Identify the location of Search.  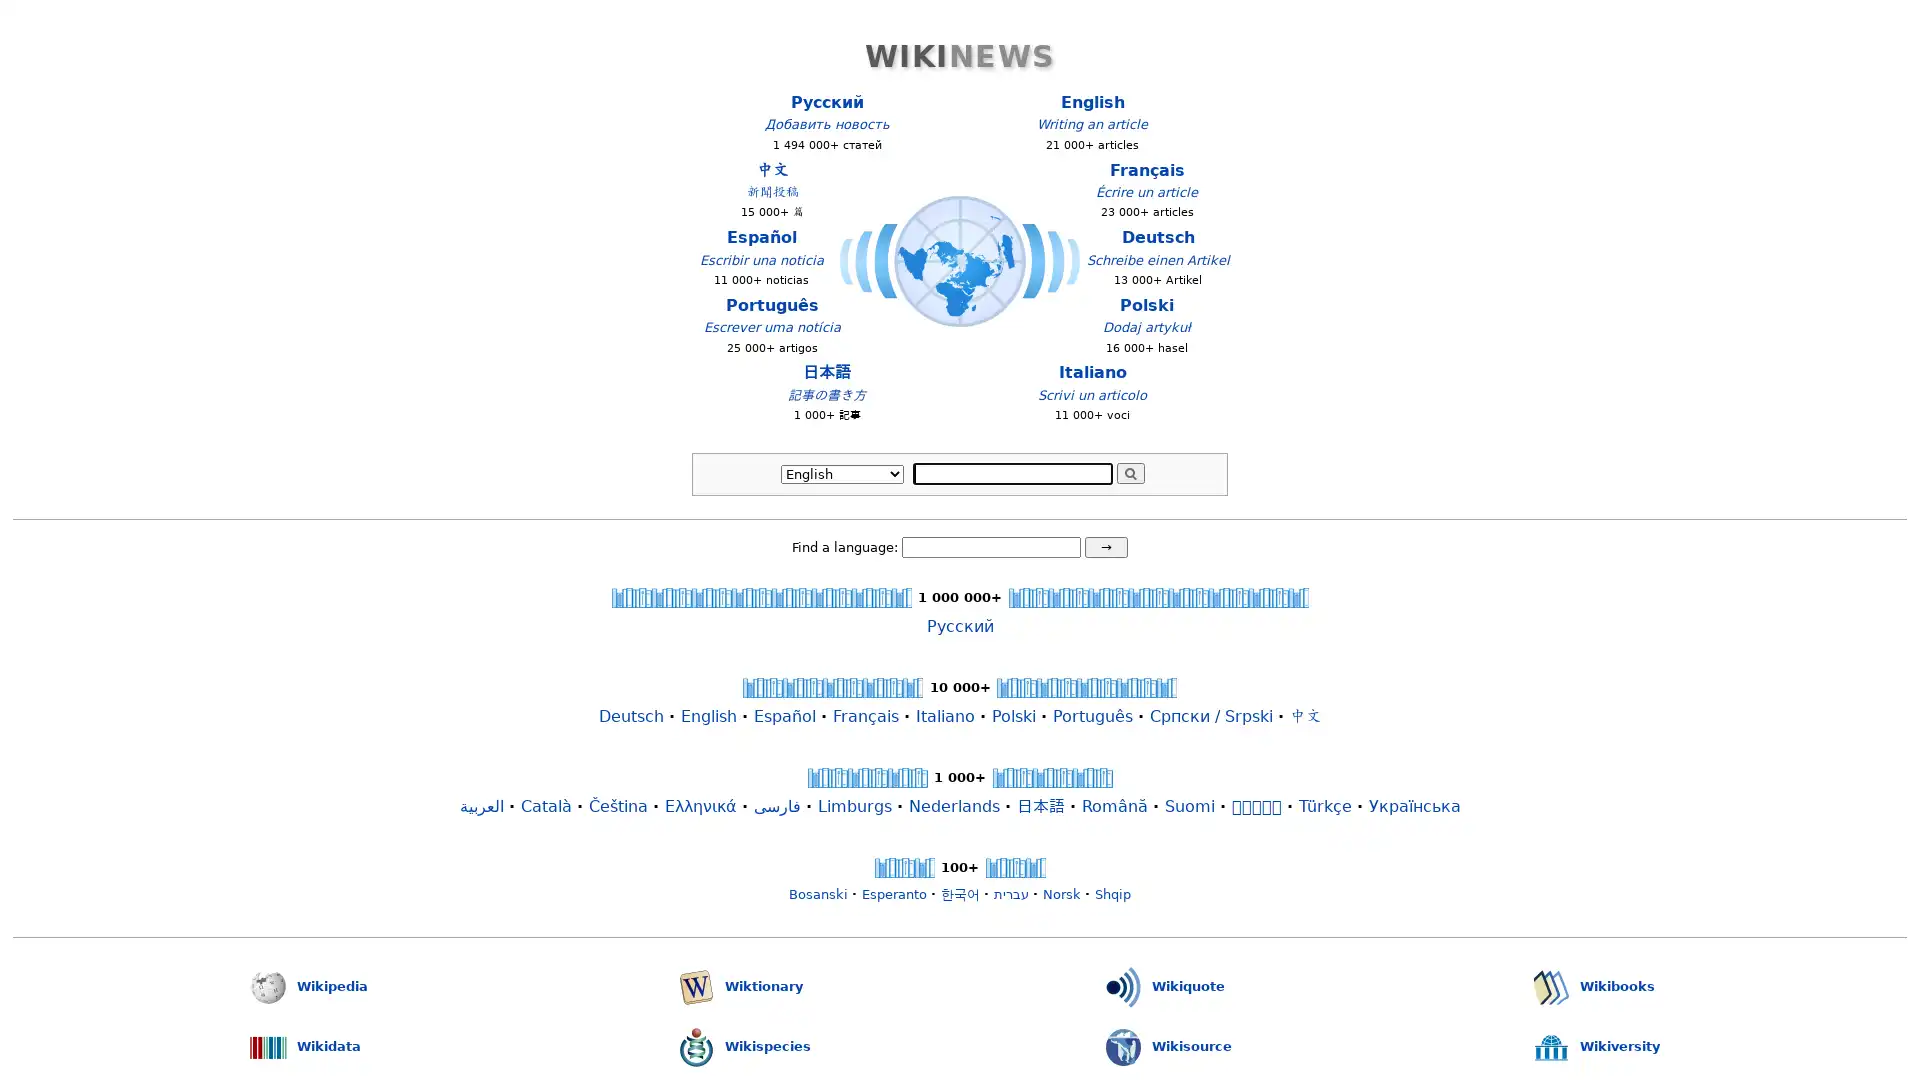
(1129, 473).